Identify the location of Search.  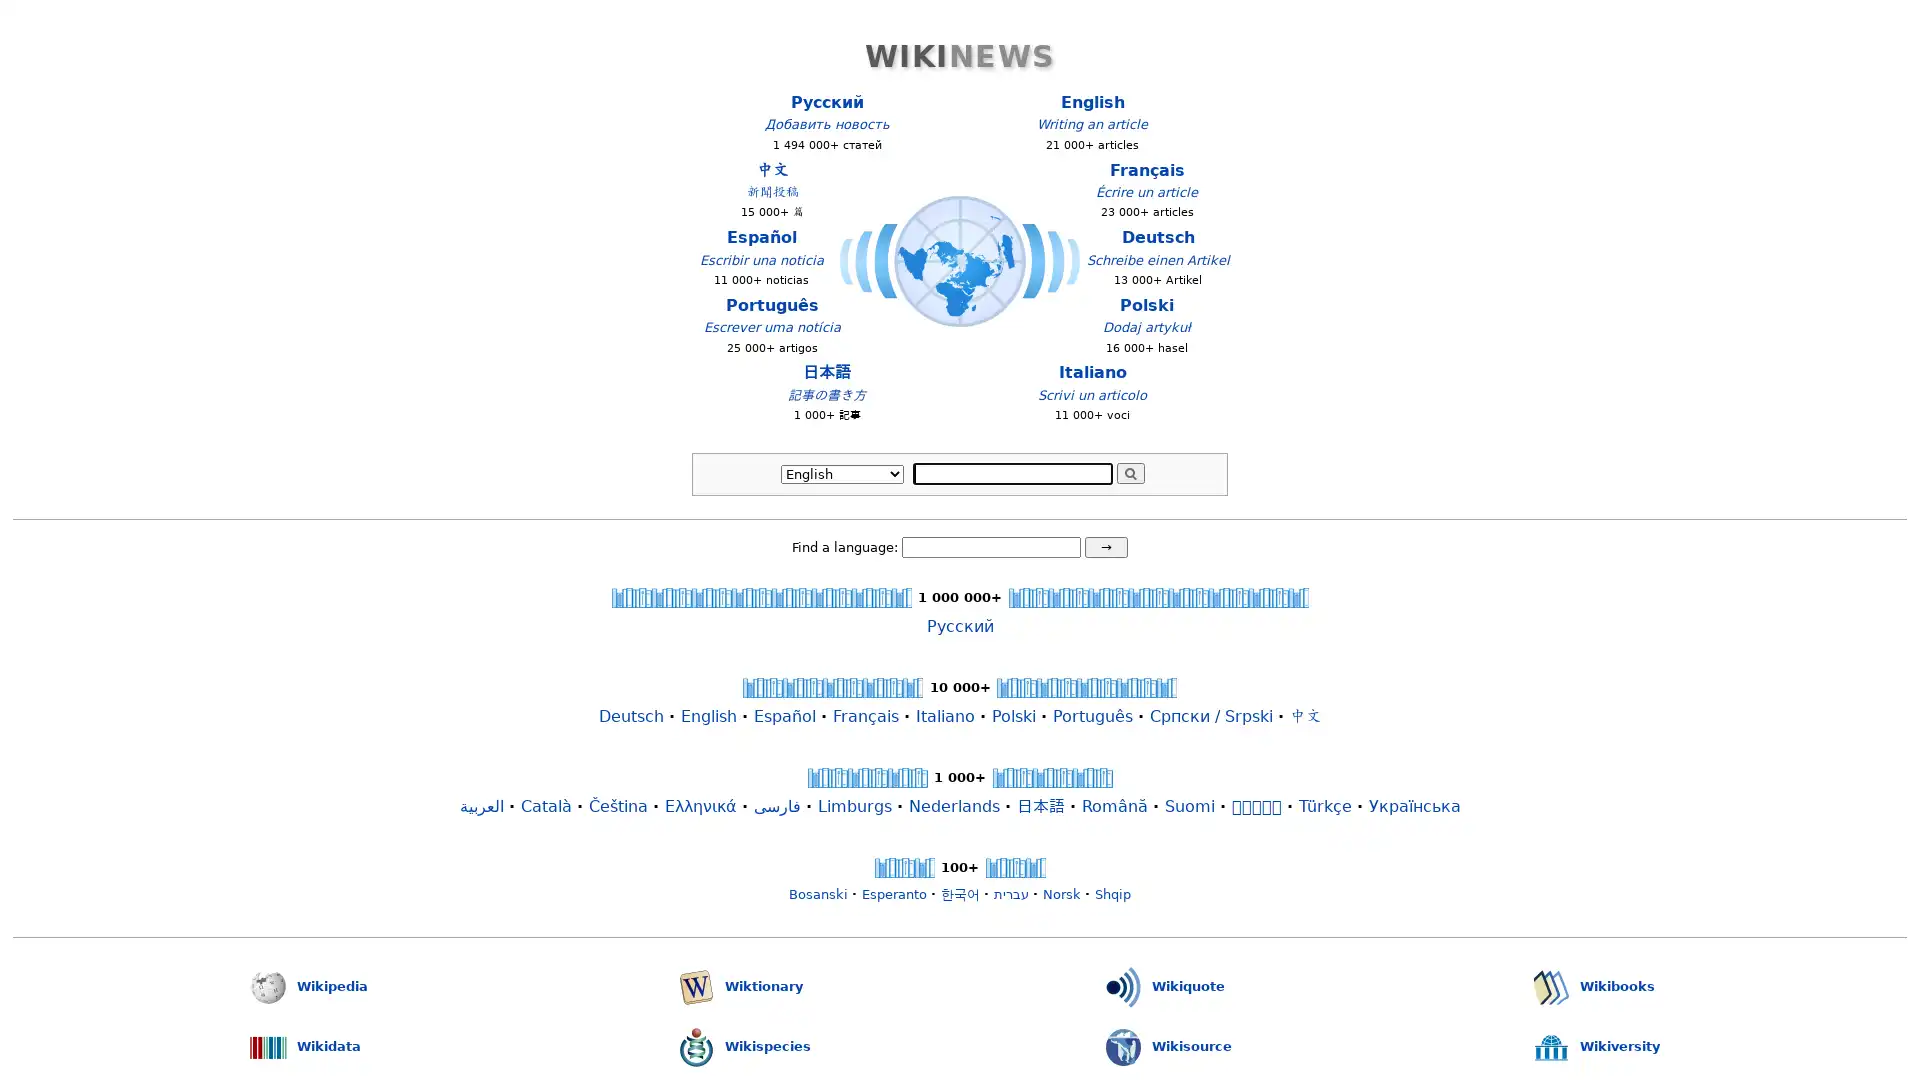
(1129, 473).